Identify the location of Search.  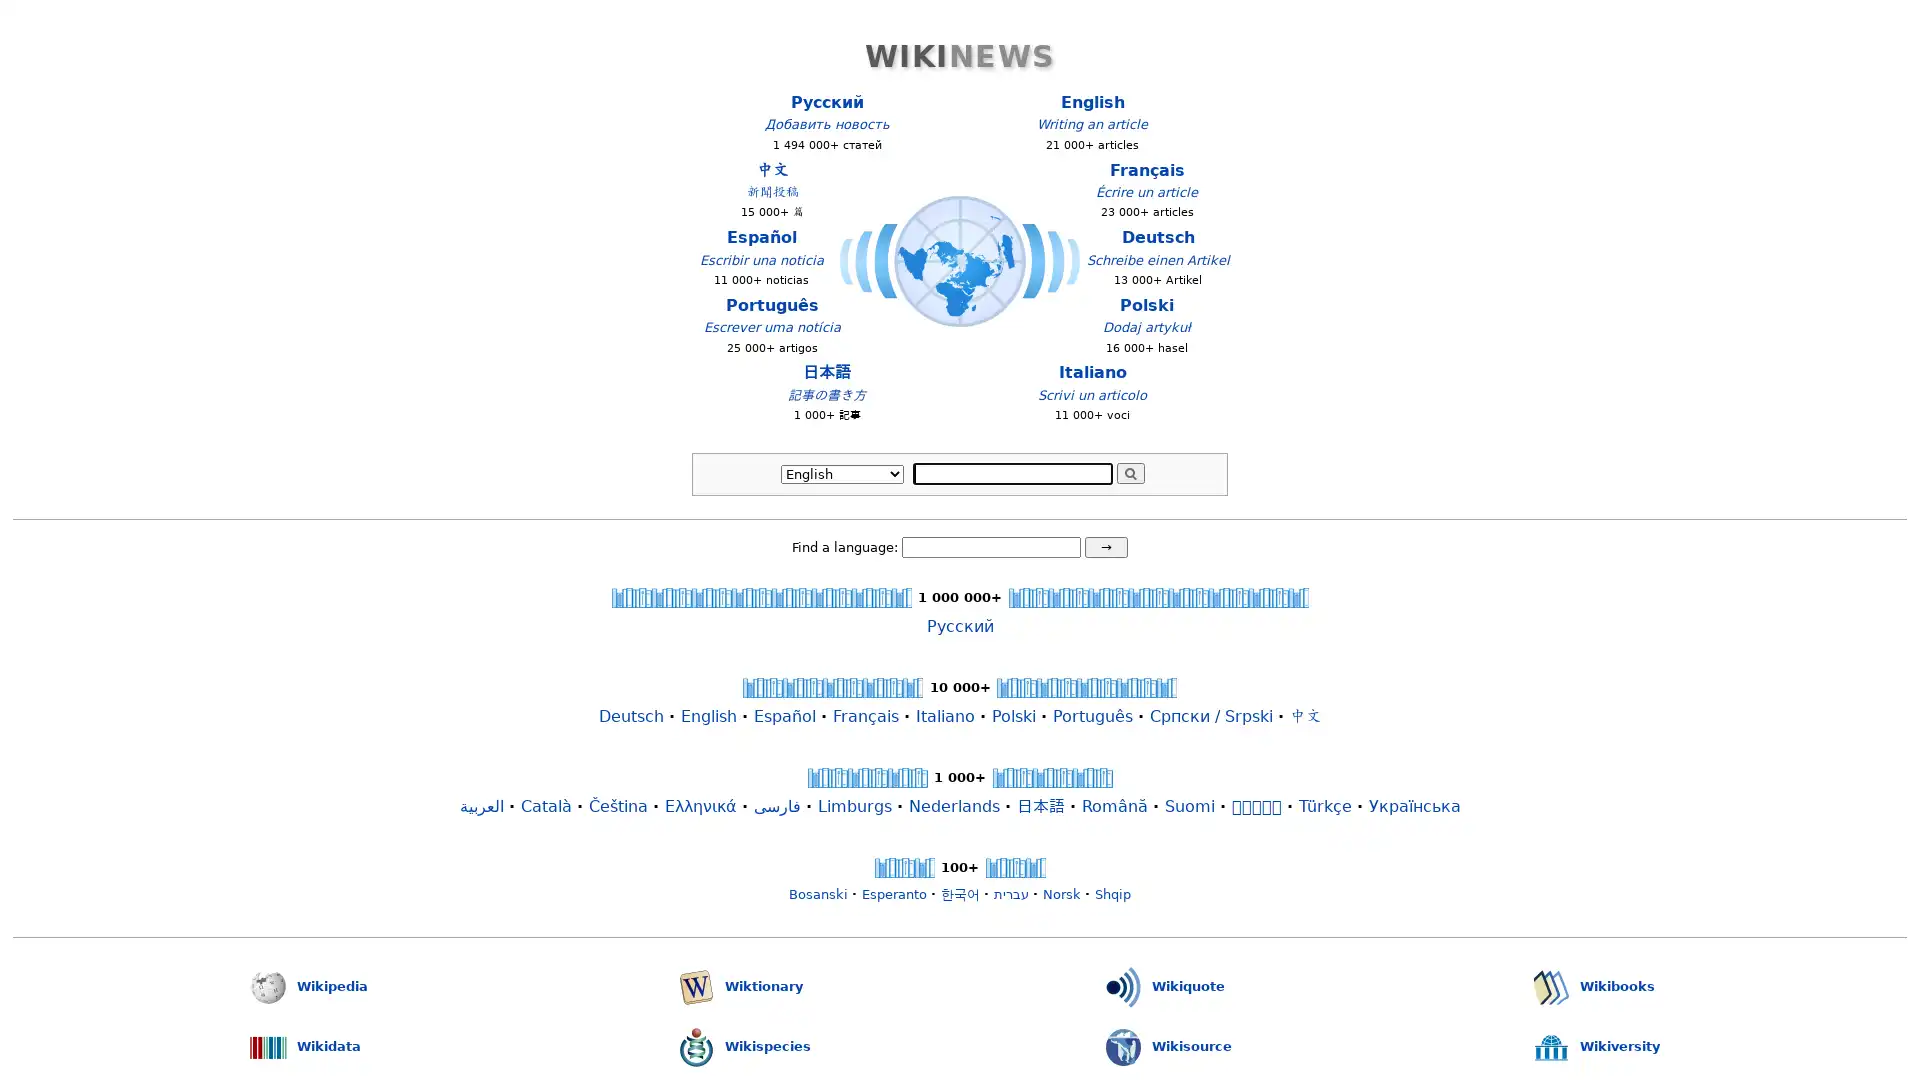
(1129, 473).